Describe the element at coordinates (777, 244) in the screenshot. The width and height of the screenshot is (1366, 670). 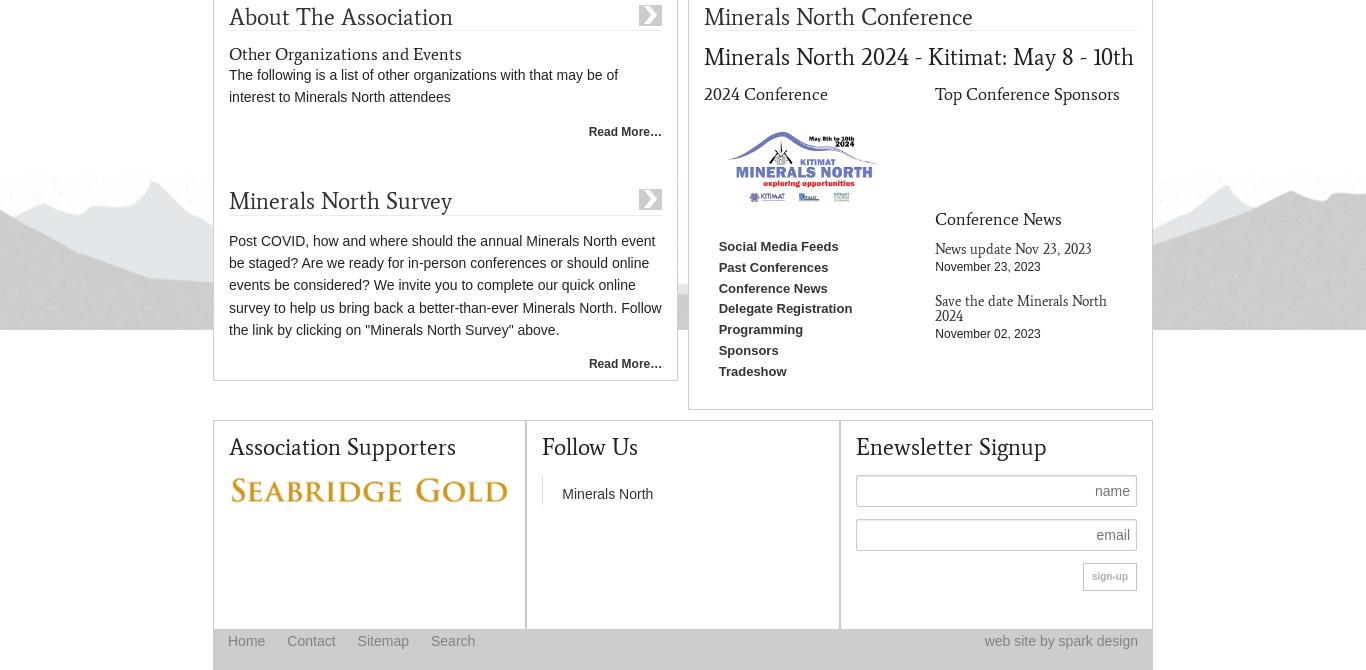
I see `'Social Media Feeds'` at that location.